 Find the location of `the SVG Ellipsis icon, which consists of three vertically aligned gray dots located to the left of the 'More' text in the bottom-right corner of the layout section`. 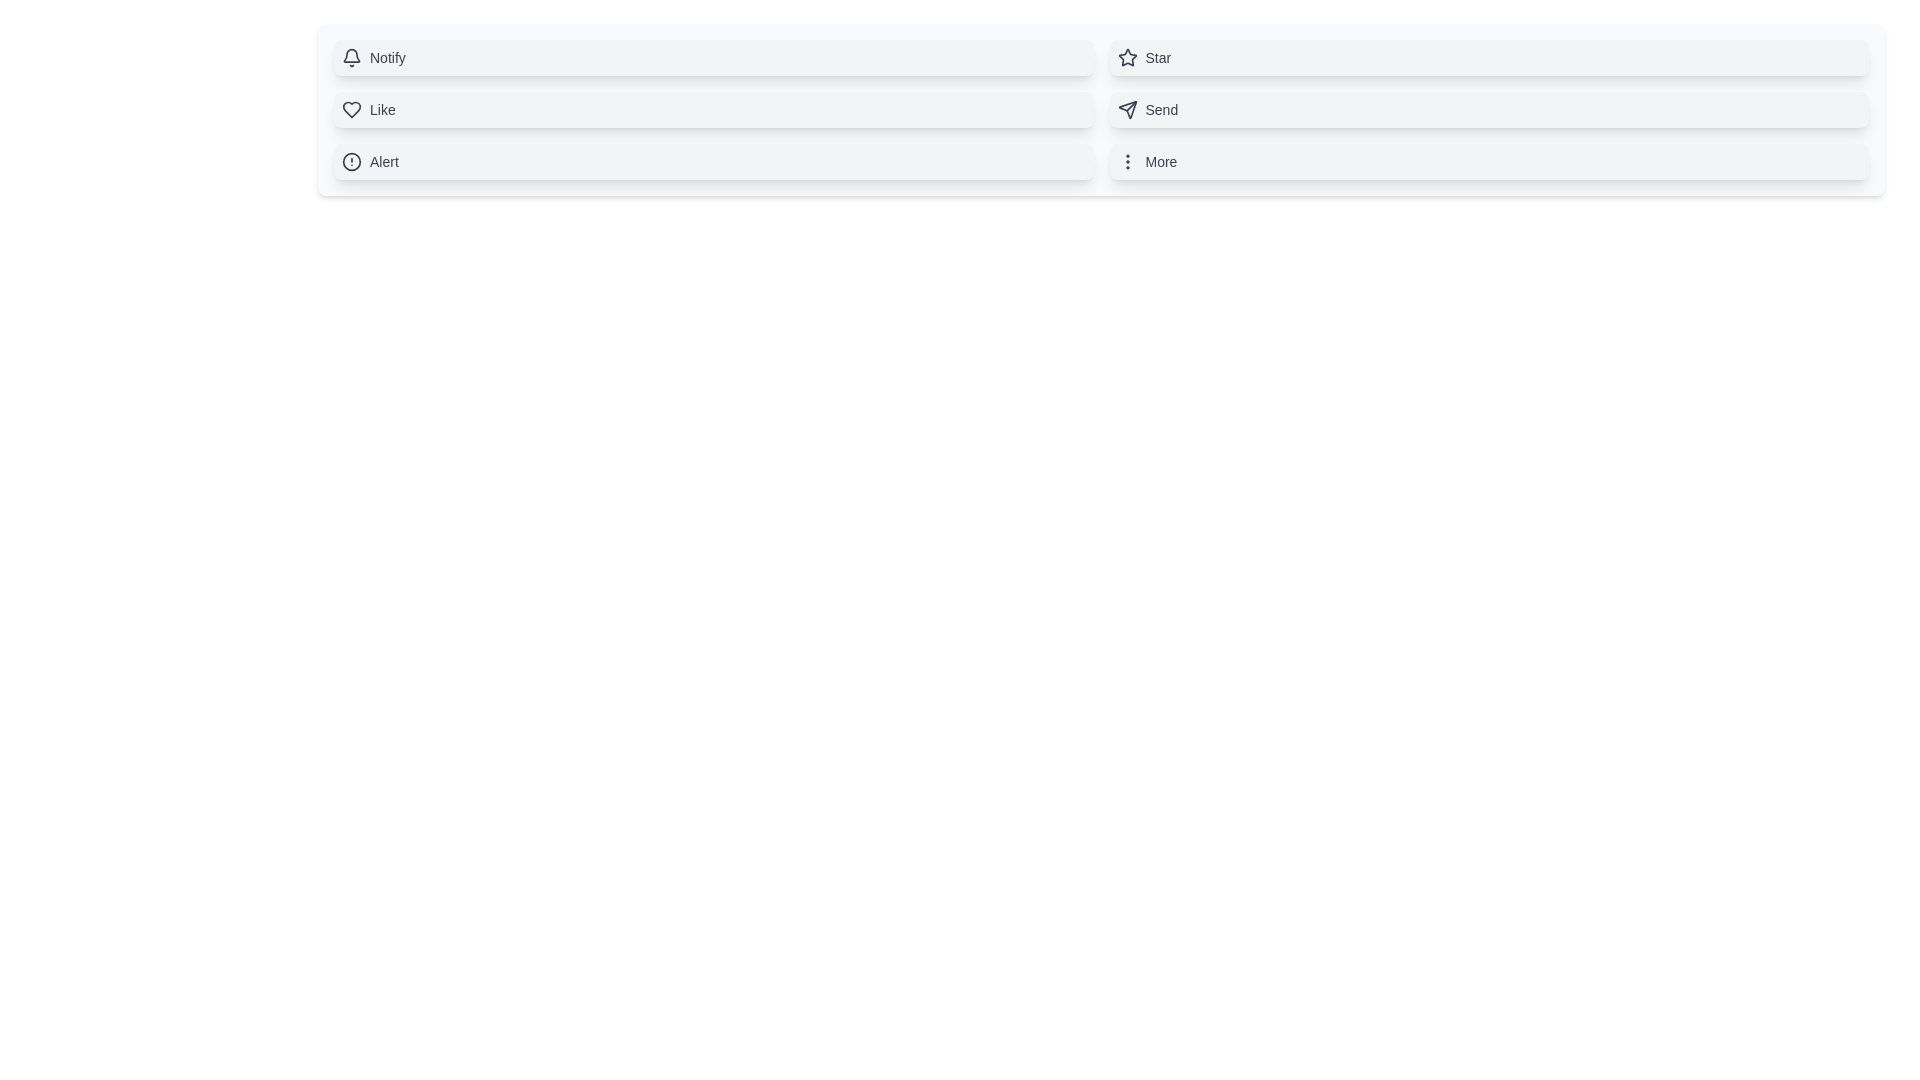

the SVG Ellipsis icon, which consists of three vertically aligned gray dots located to the left of the 'More' text in the bottom-right corner of the layout section is located at coordinates (1127, 161).